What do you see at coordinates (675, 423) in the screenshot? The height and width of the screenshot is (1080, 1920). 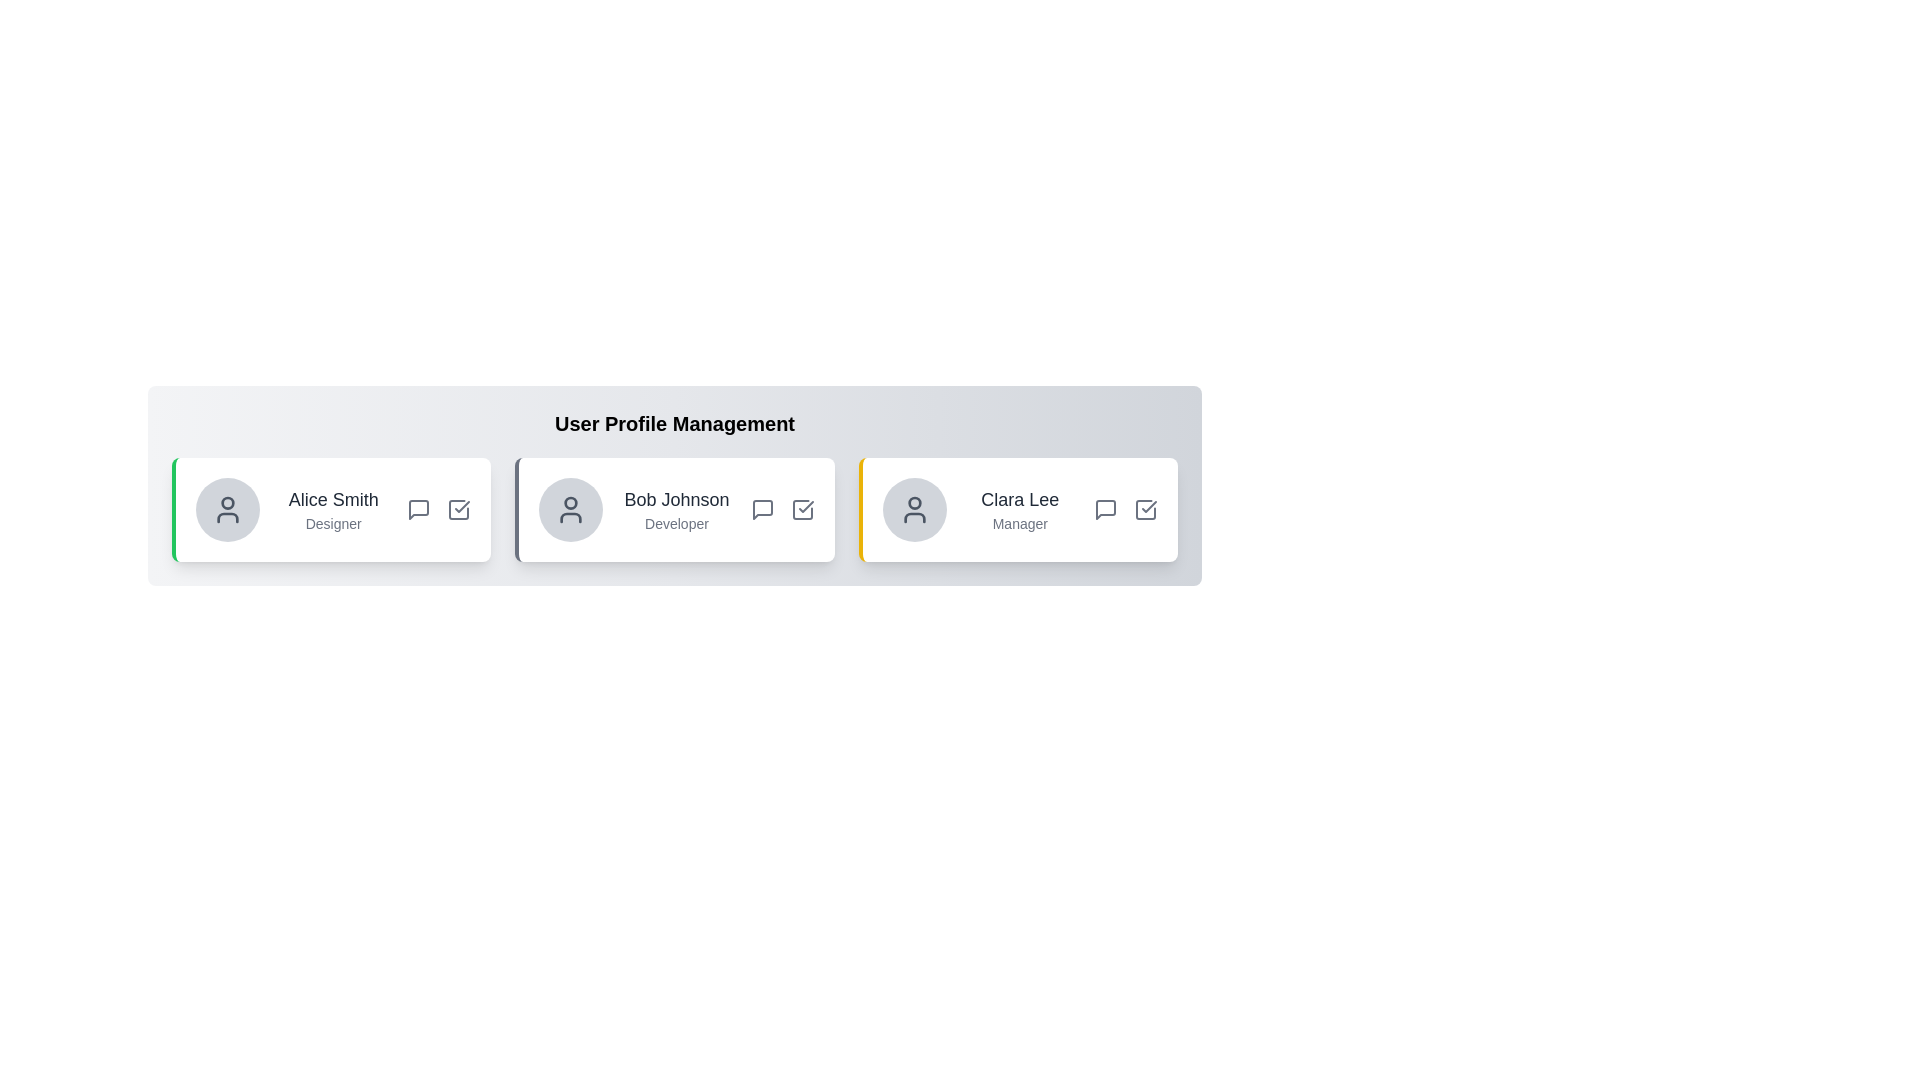 I see `the bold, large text label displaying 'User Profile Management' at the top of the user interface section` at bounding box center [675, 423].